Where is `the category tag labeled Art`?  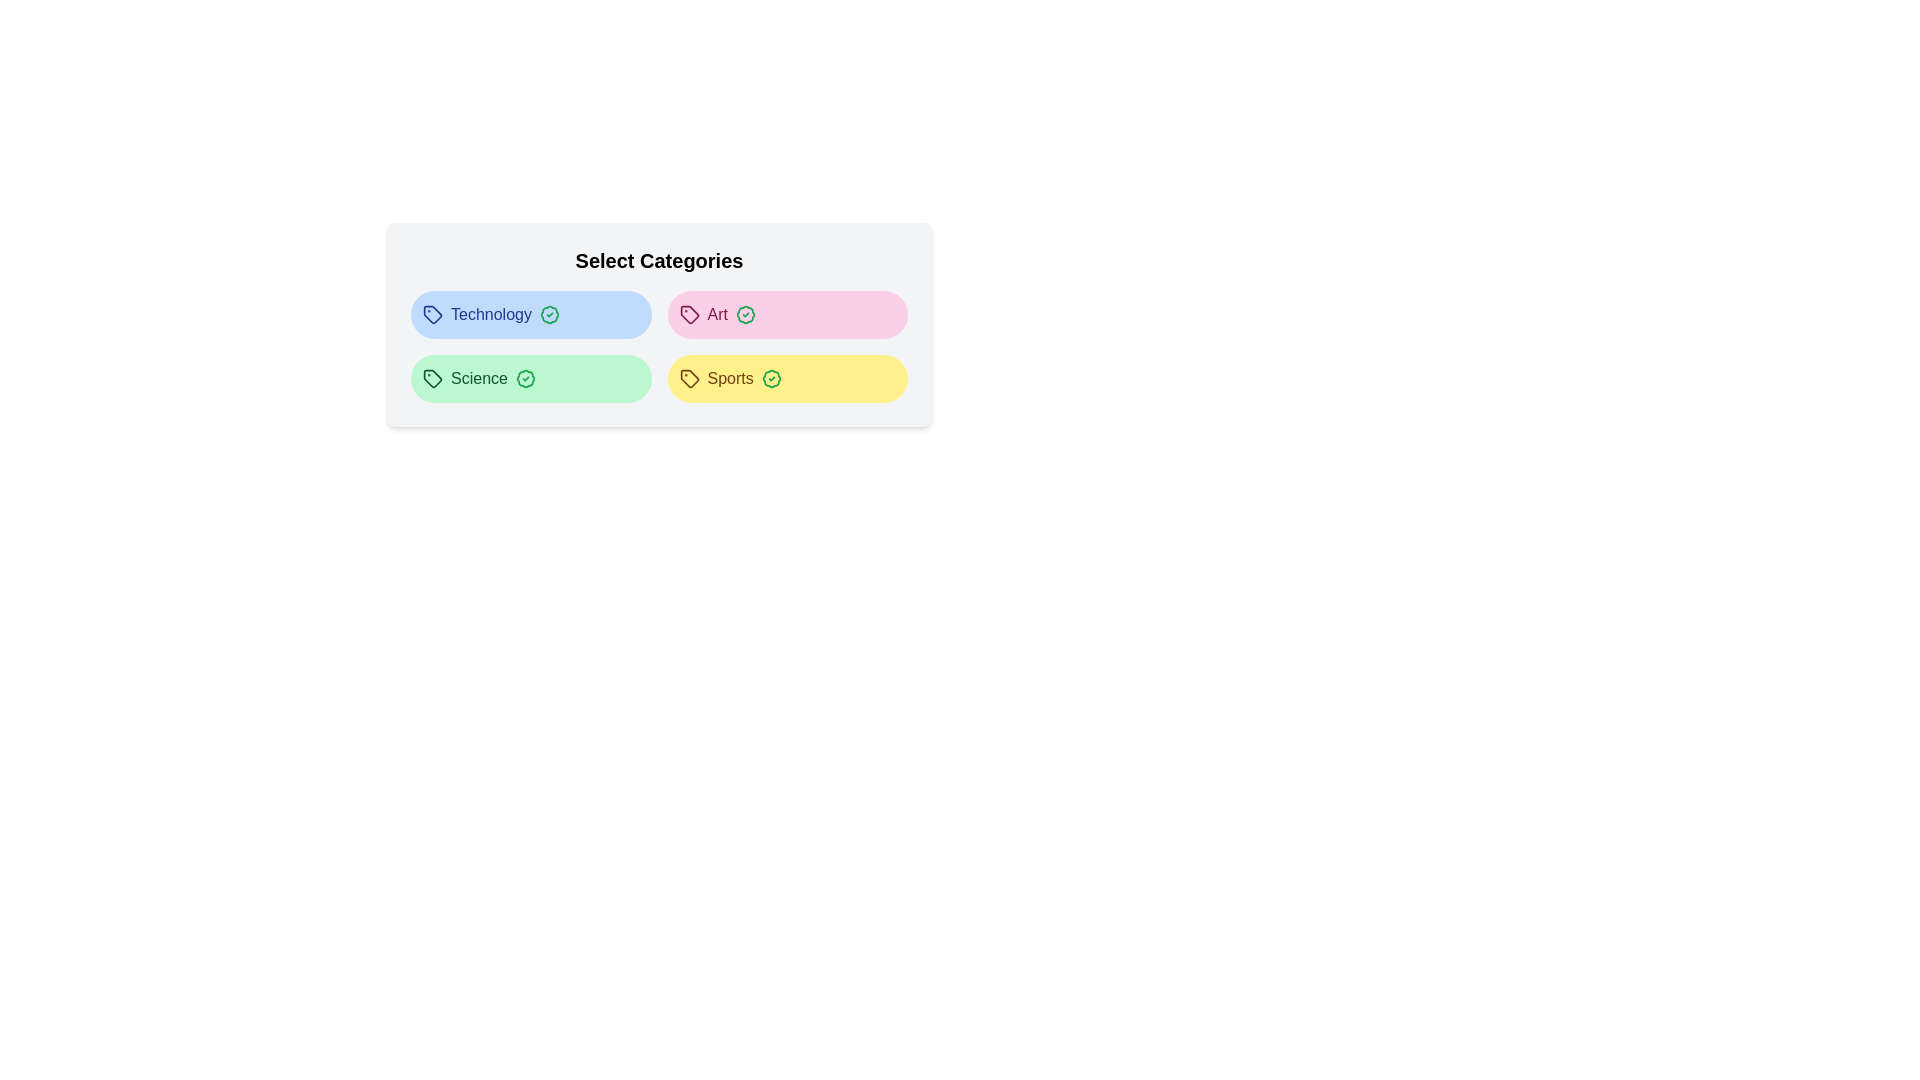 the category tag labeled Art is located at coordinates (786, 315).